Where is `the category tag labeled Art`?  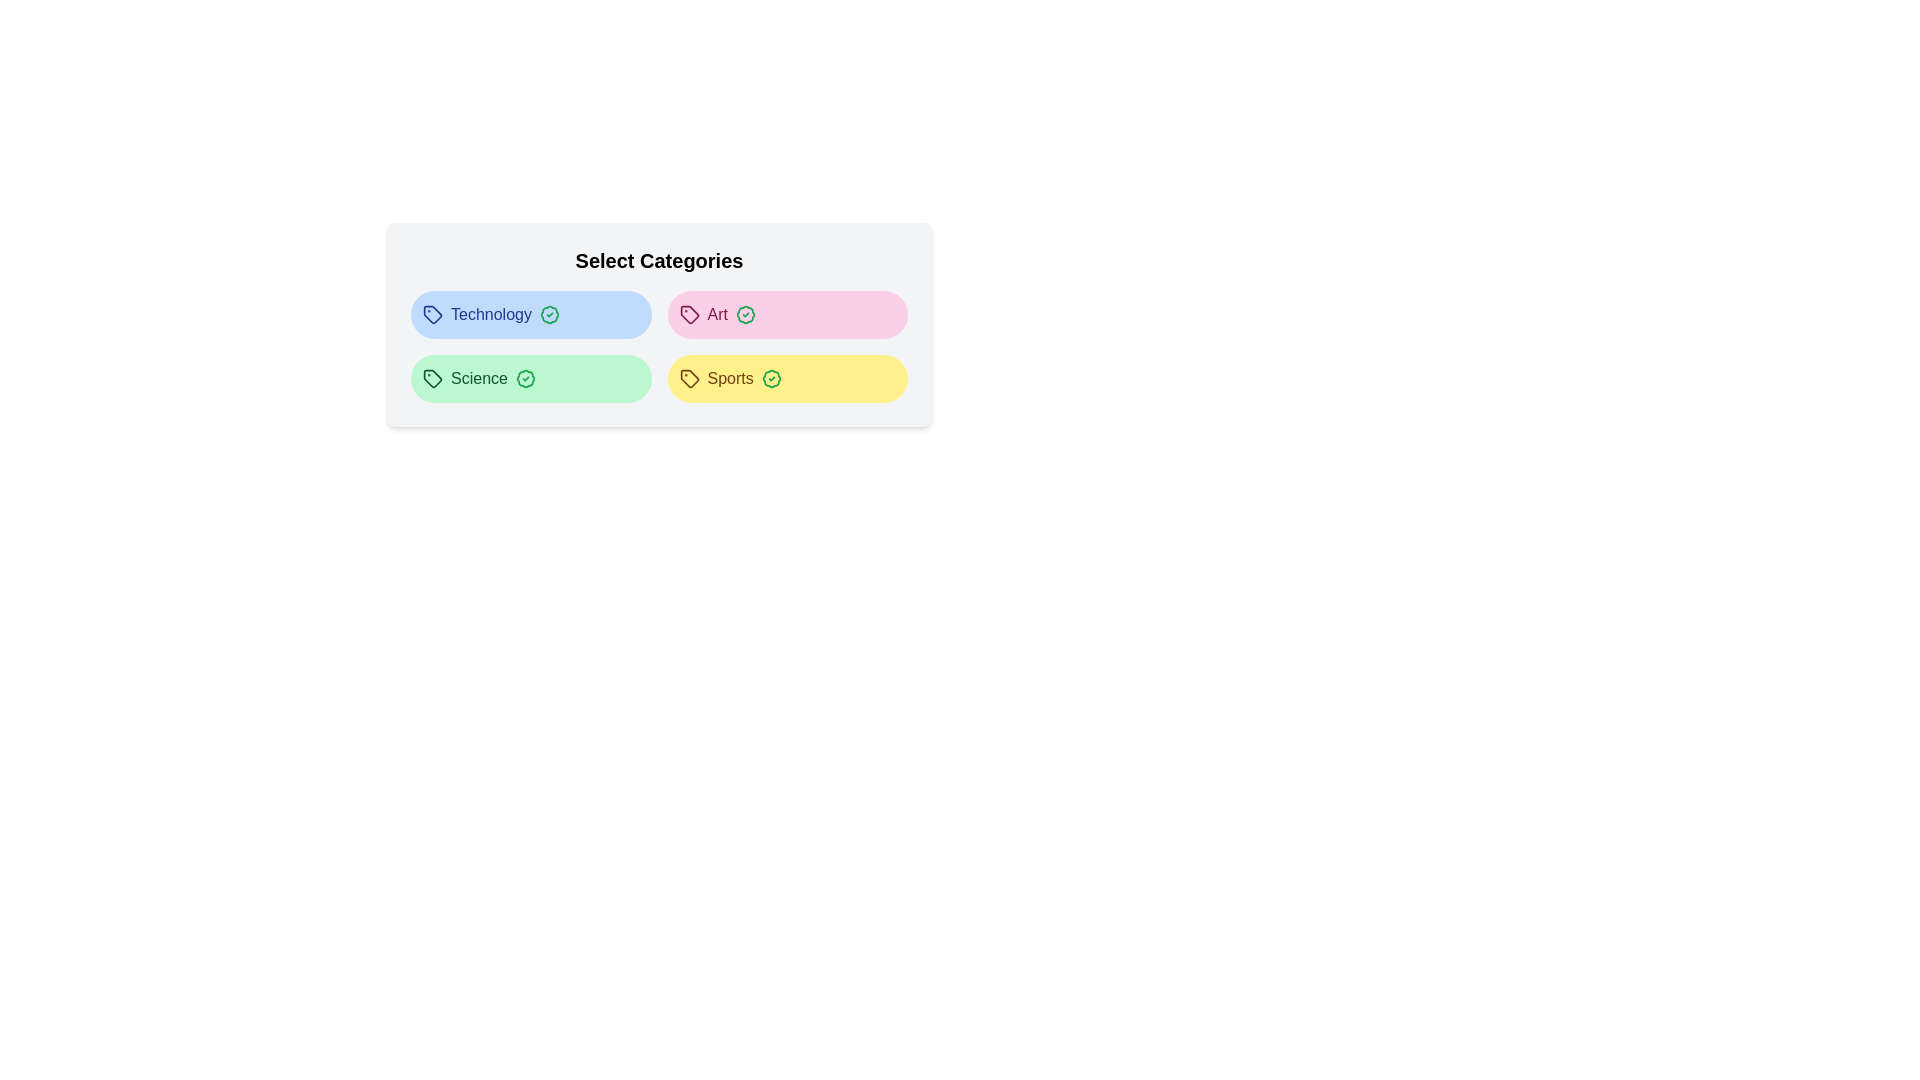 the category tag labeled Art is located at coordinates (786, 315).